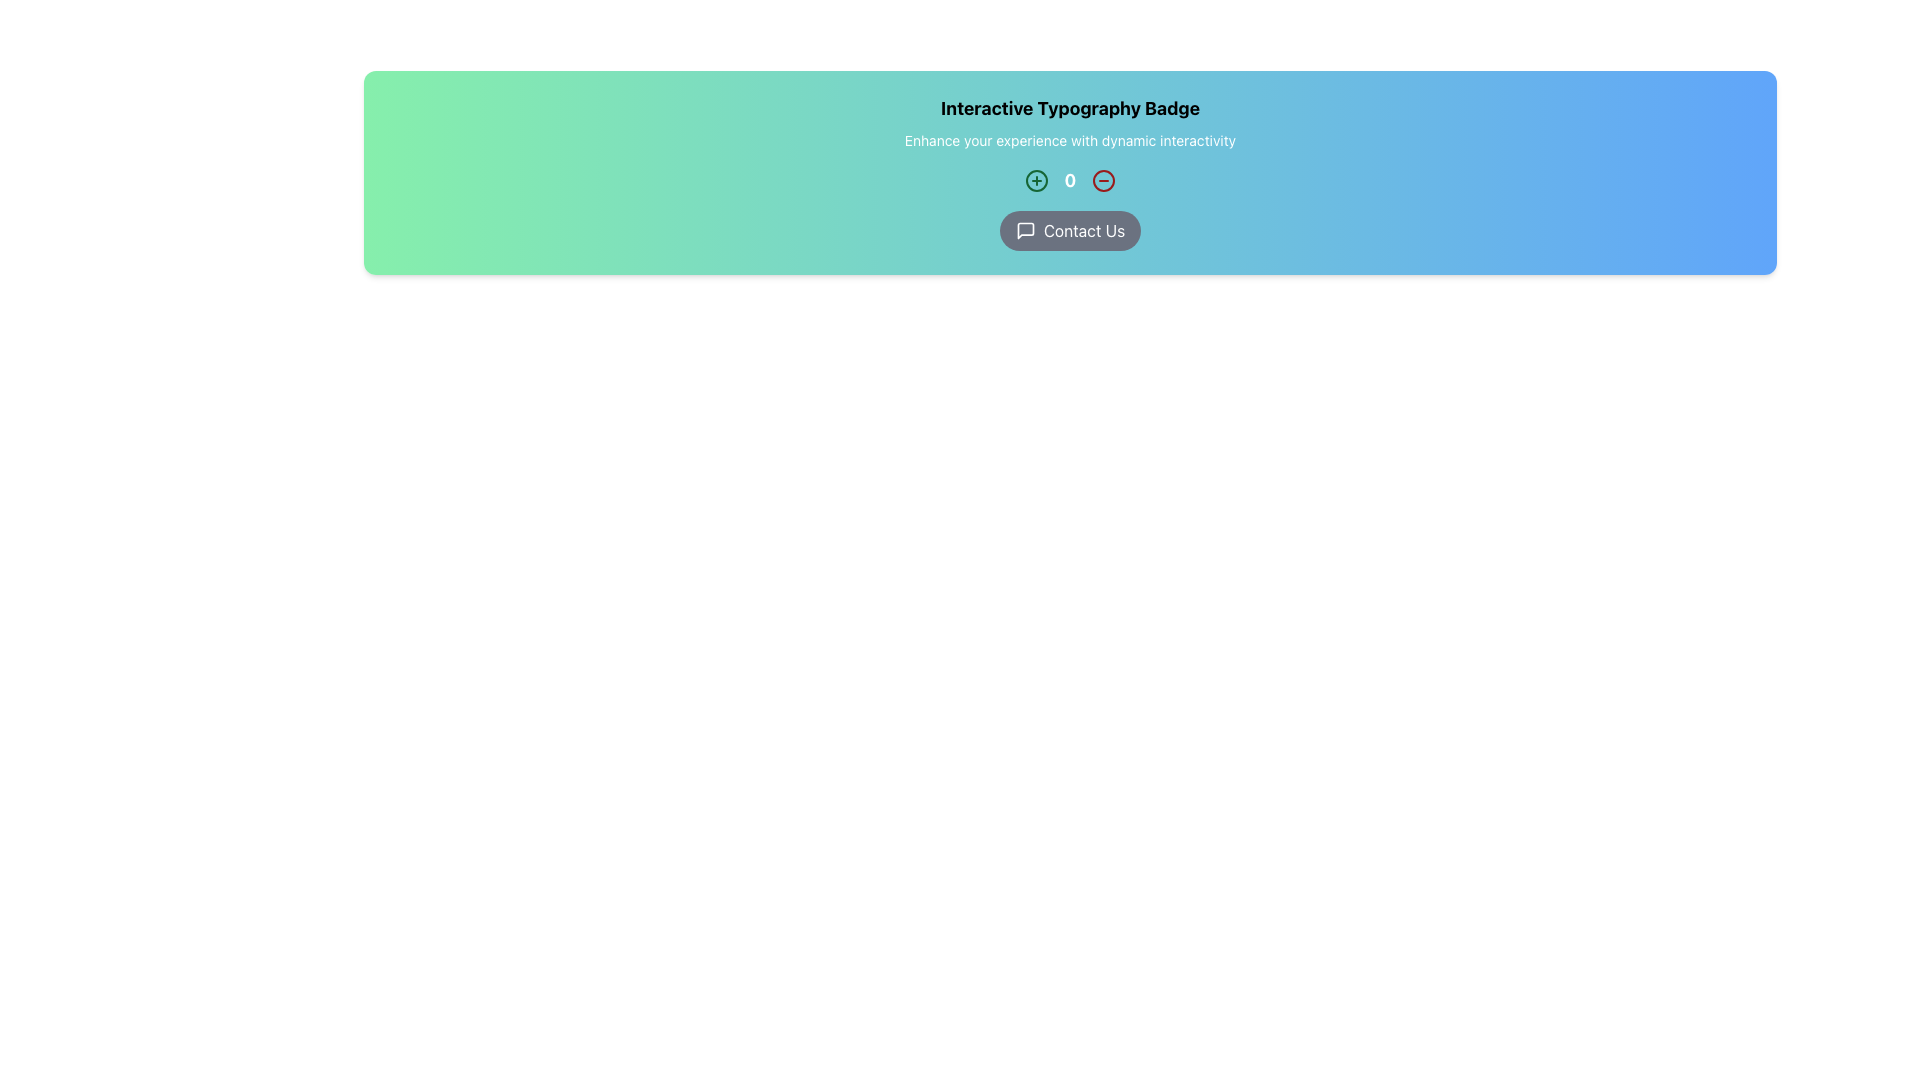  Describe the element at coordinates (1025, 230) in the screenshot. I see `the SVG icon resembling a speech bubble located to the left of the 'Contact Us' text label within the gray button` at that location.